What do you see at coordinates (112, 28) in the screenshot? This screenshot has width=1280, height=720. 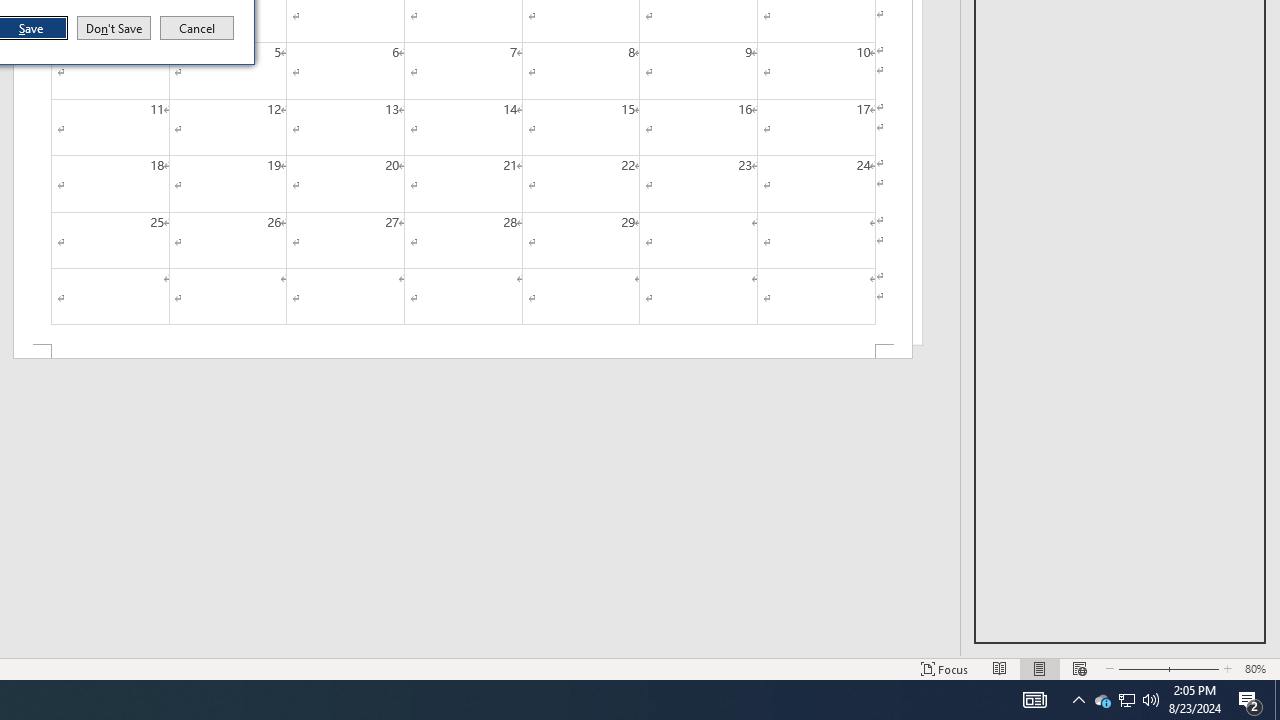 I see `'Don'` at bounding box center [112, 28].